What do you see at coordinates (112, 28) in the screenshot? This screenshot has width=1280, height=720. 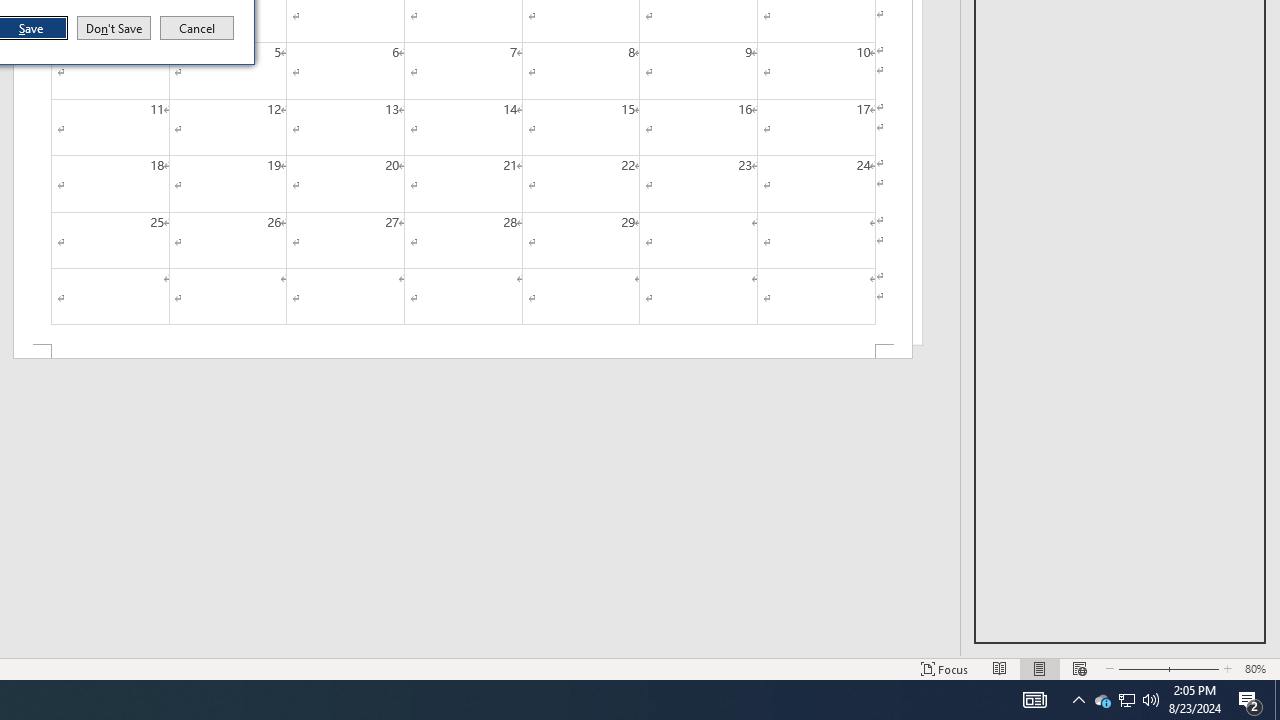 I see `'Don'` at bounding box center [112, 28].